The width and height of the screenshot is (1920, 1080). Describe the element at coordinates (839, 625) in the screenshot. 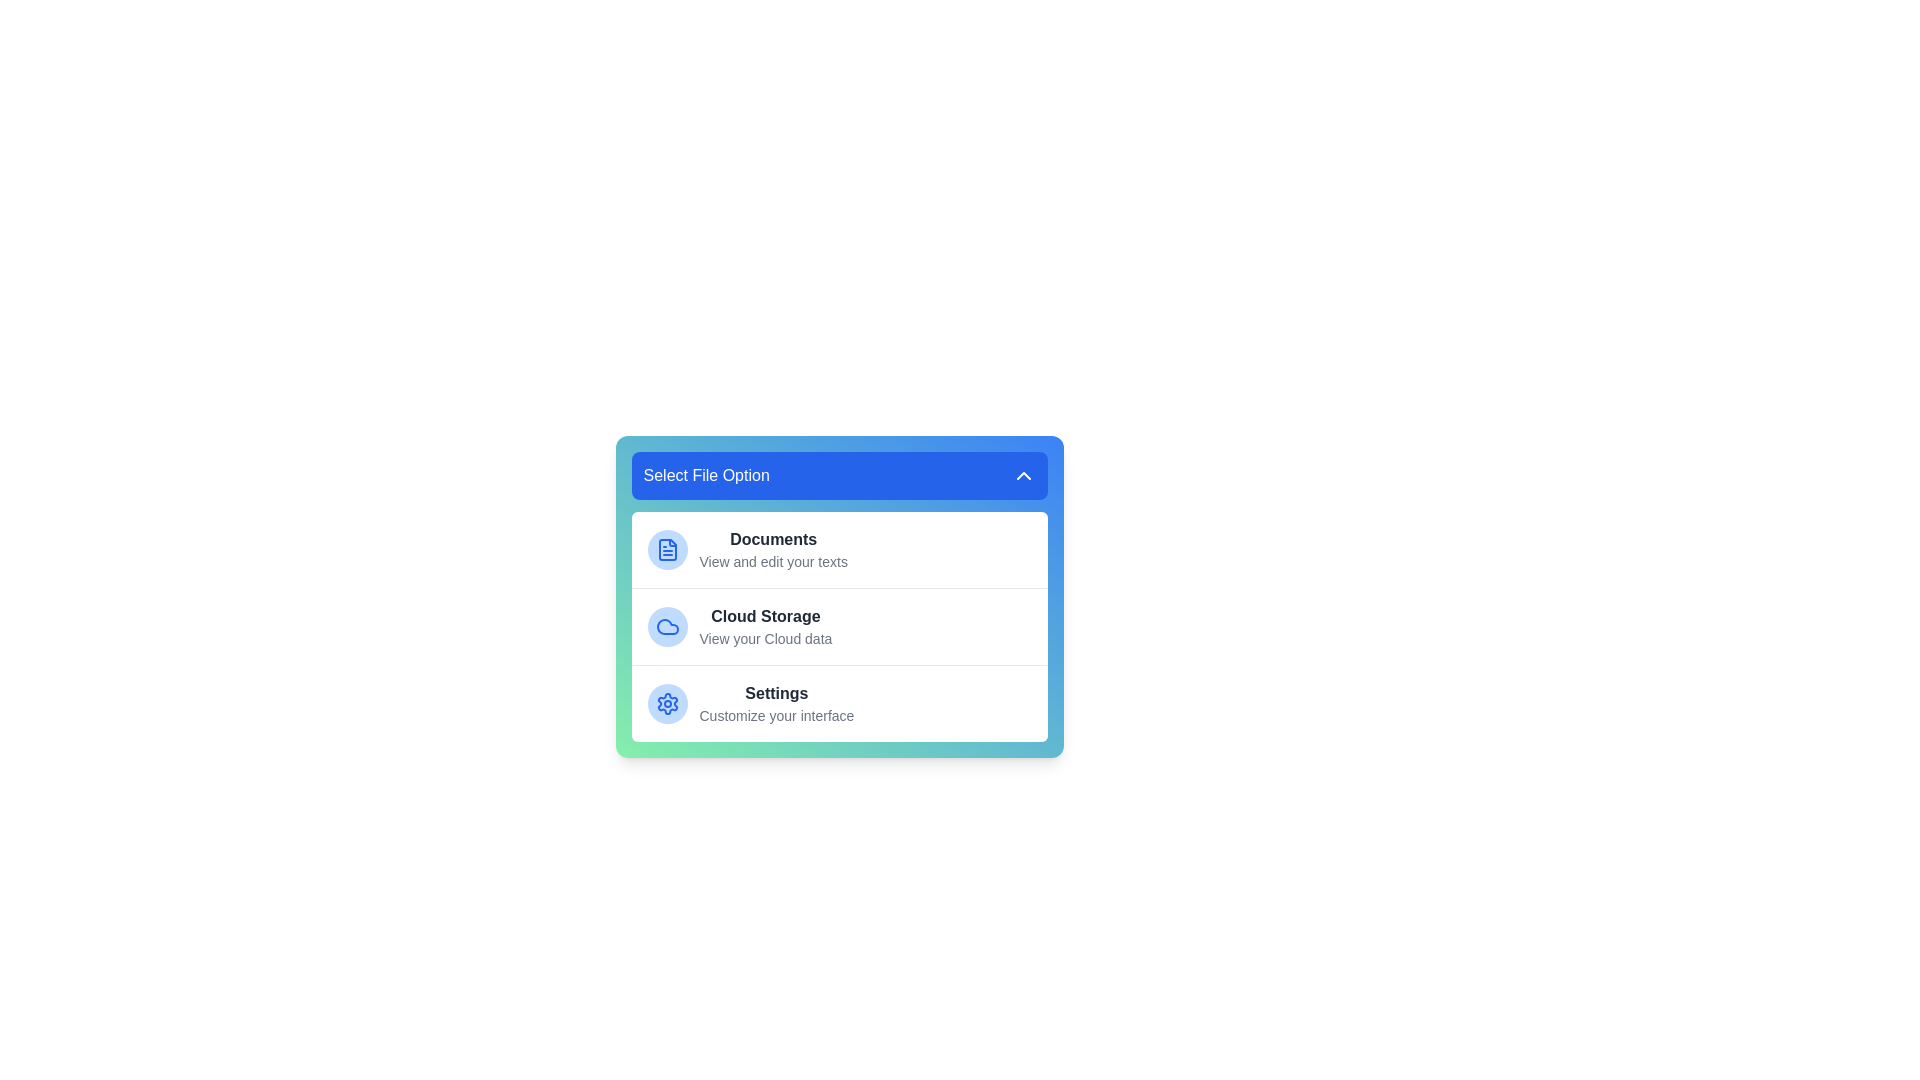

I see `the second item in the dropdown menu for cloud storage management, located between 'Documents' and 'Settings'` at that location.